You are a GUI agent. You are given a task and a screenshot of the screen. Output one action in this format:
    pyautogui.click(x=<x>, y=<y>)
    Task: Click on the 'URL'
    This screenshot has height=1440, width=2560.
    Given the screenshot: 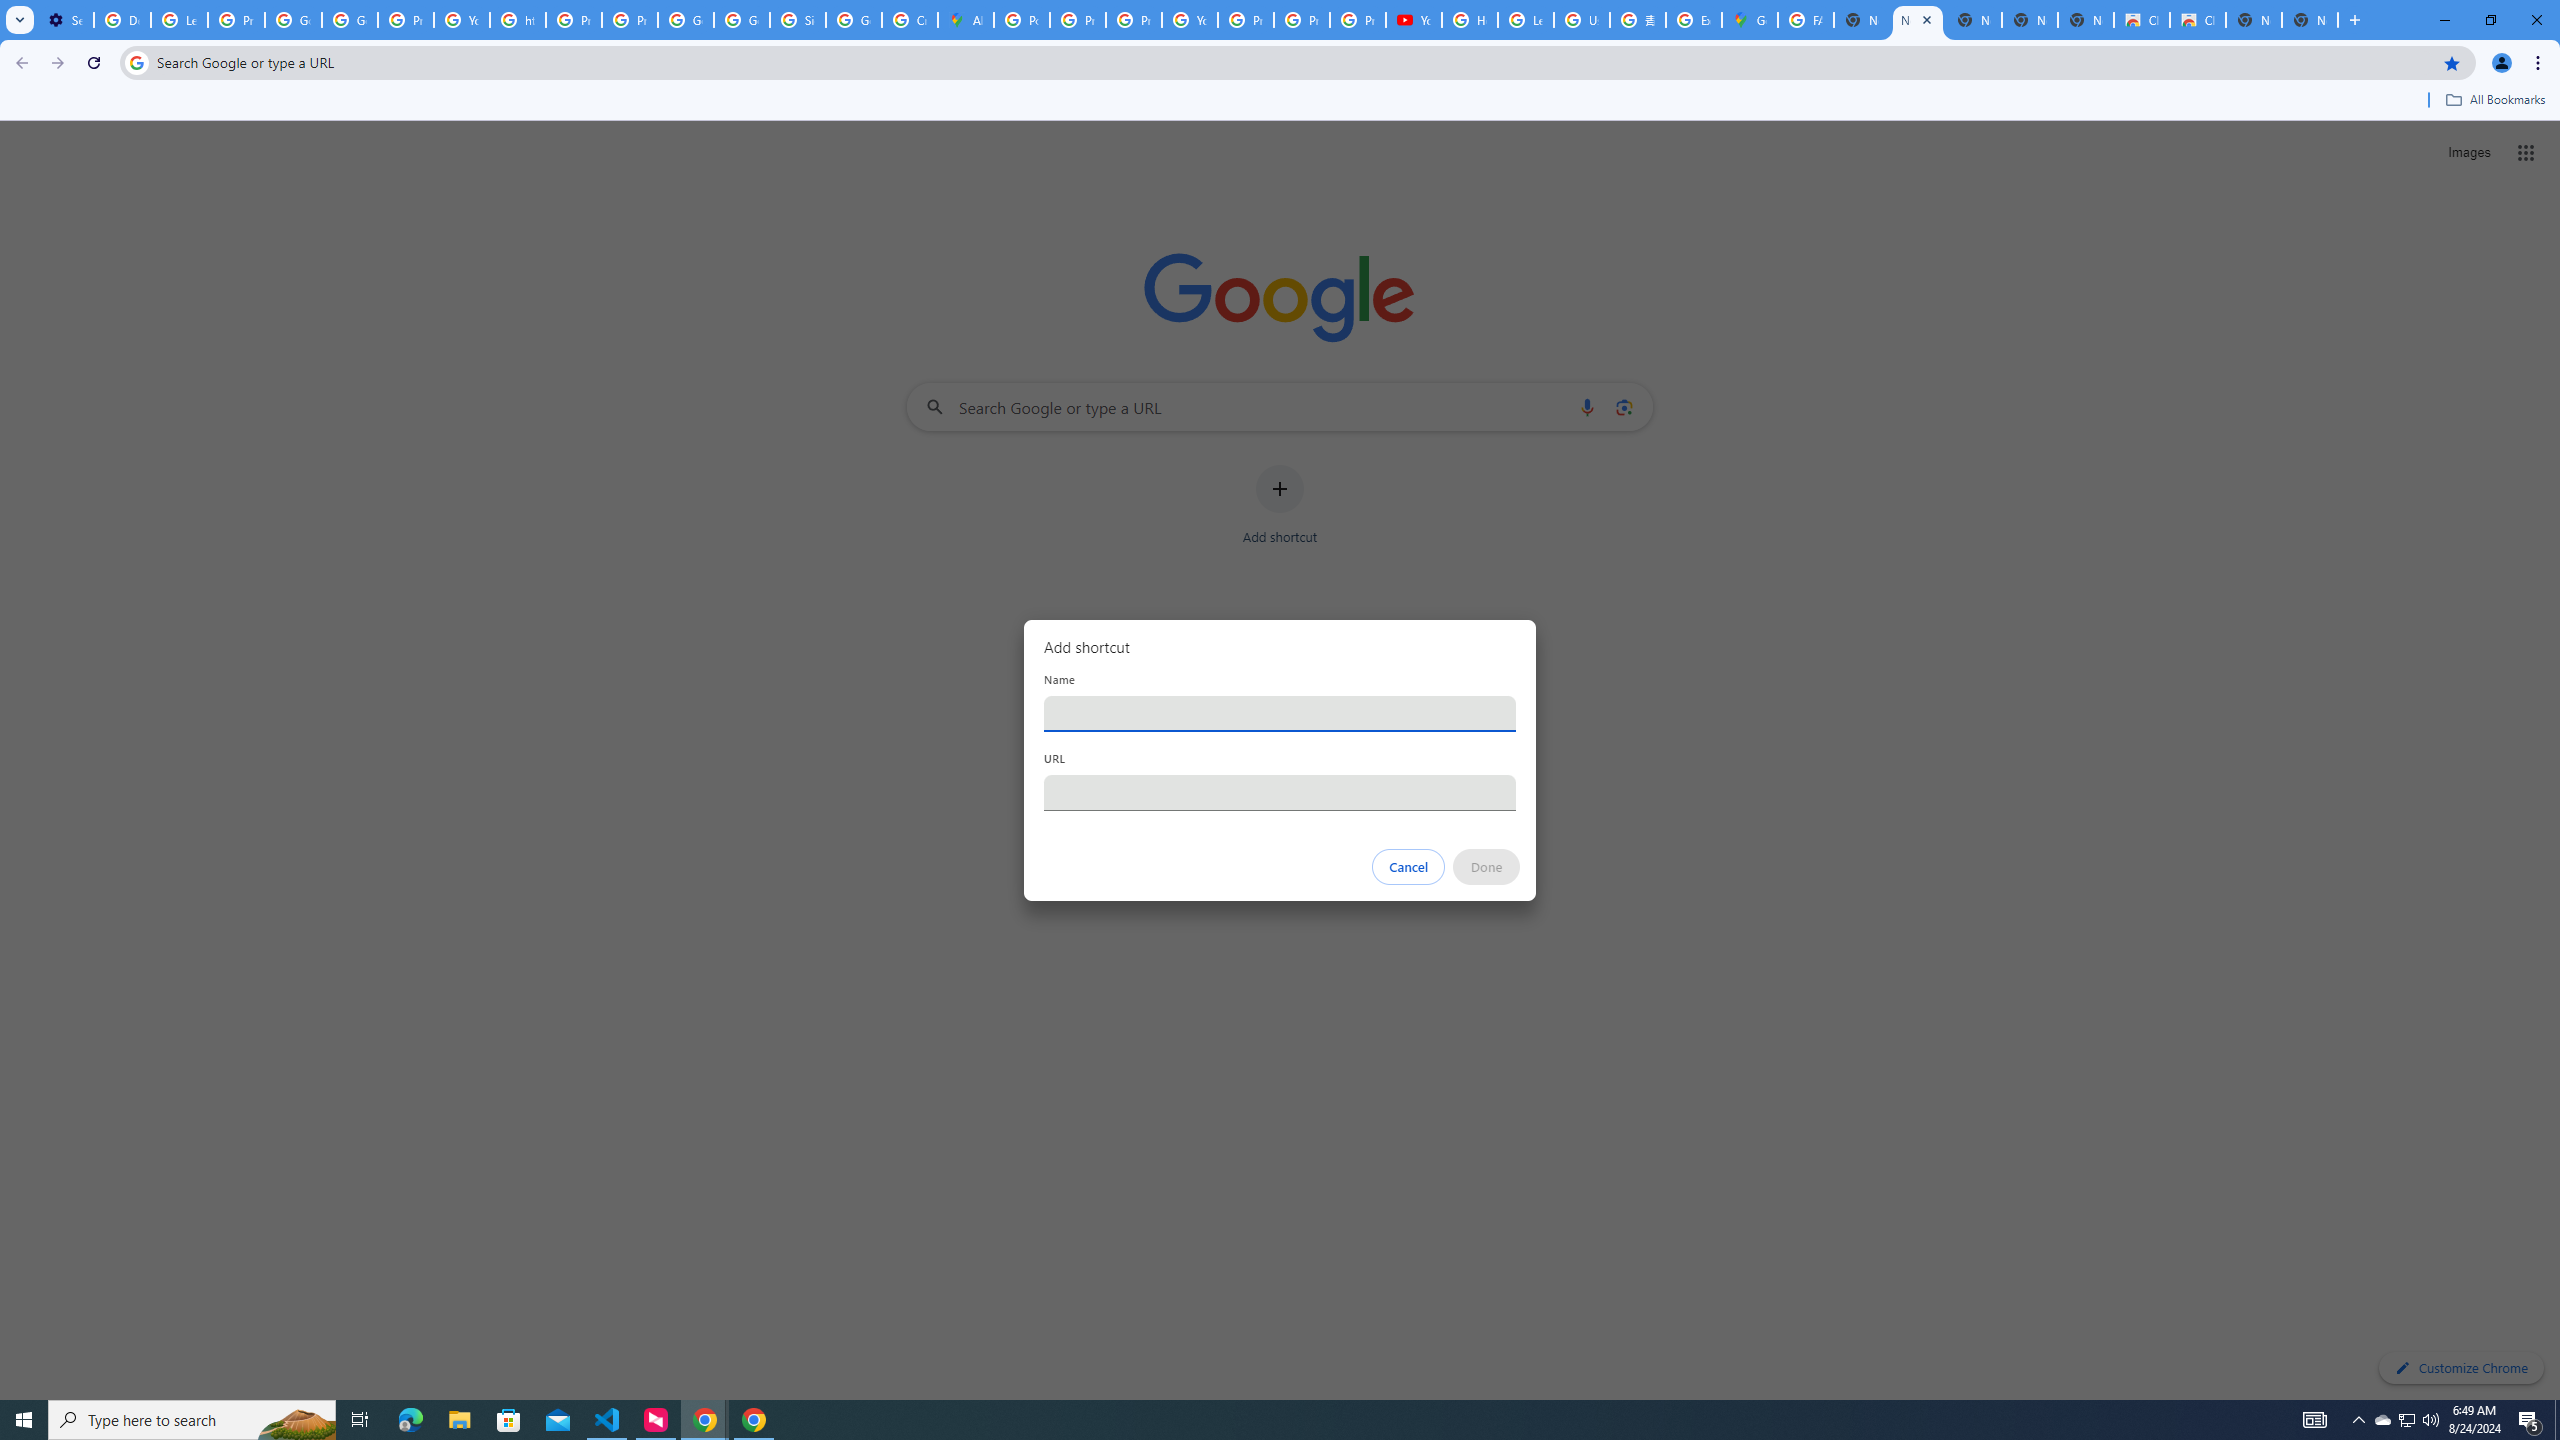 What is the action you would take?
    pyautogui.click(x=1280, y=792)
    